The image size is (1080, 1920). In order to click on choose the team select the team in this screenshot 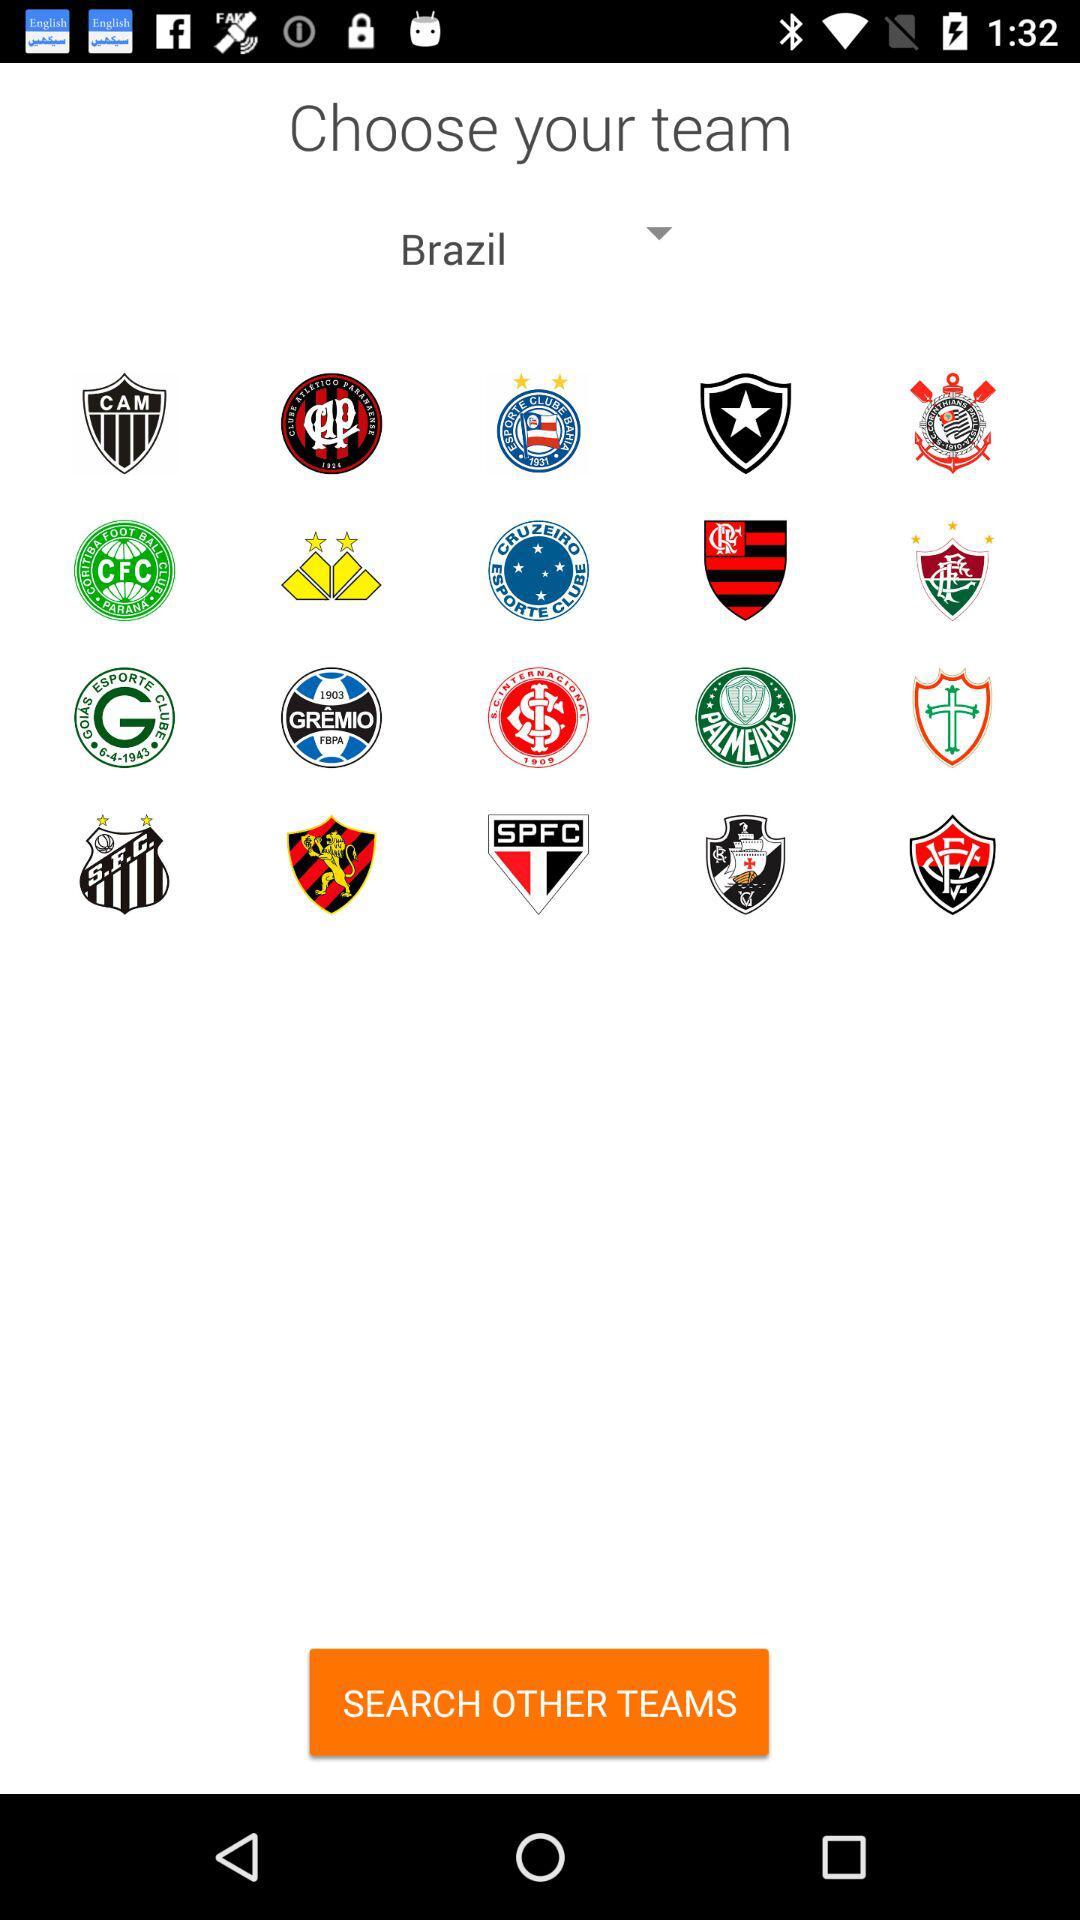, I will do `click(745, 422)`.